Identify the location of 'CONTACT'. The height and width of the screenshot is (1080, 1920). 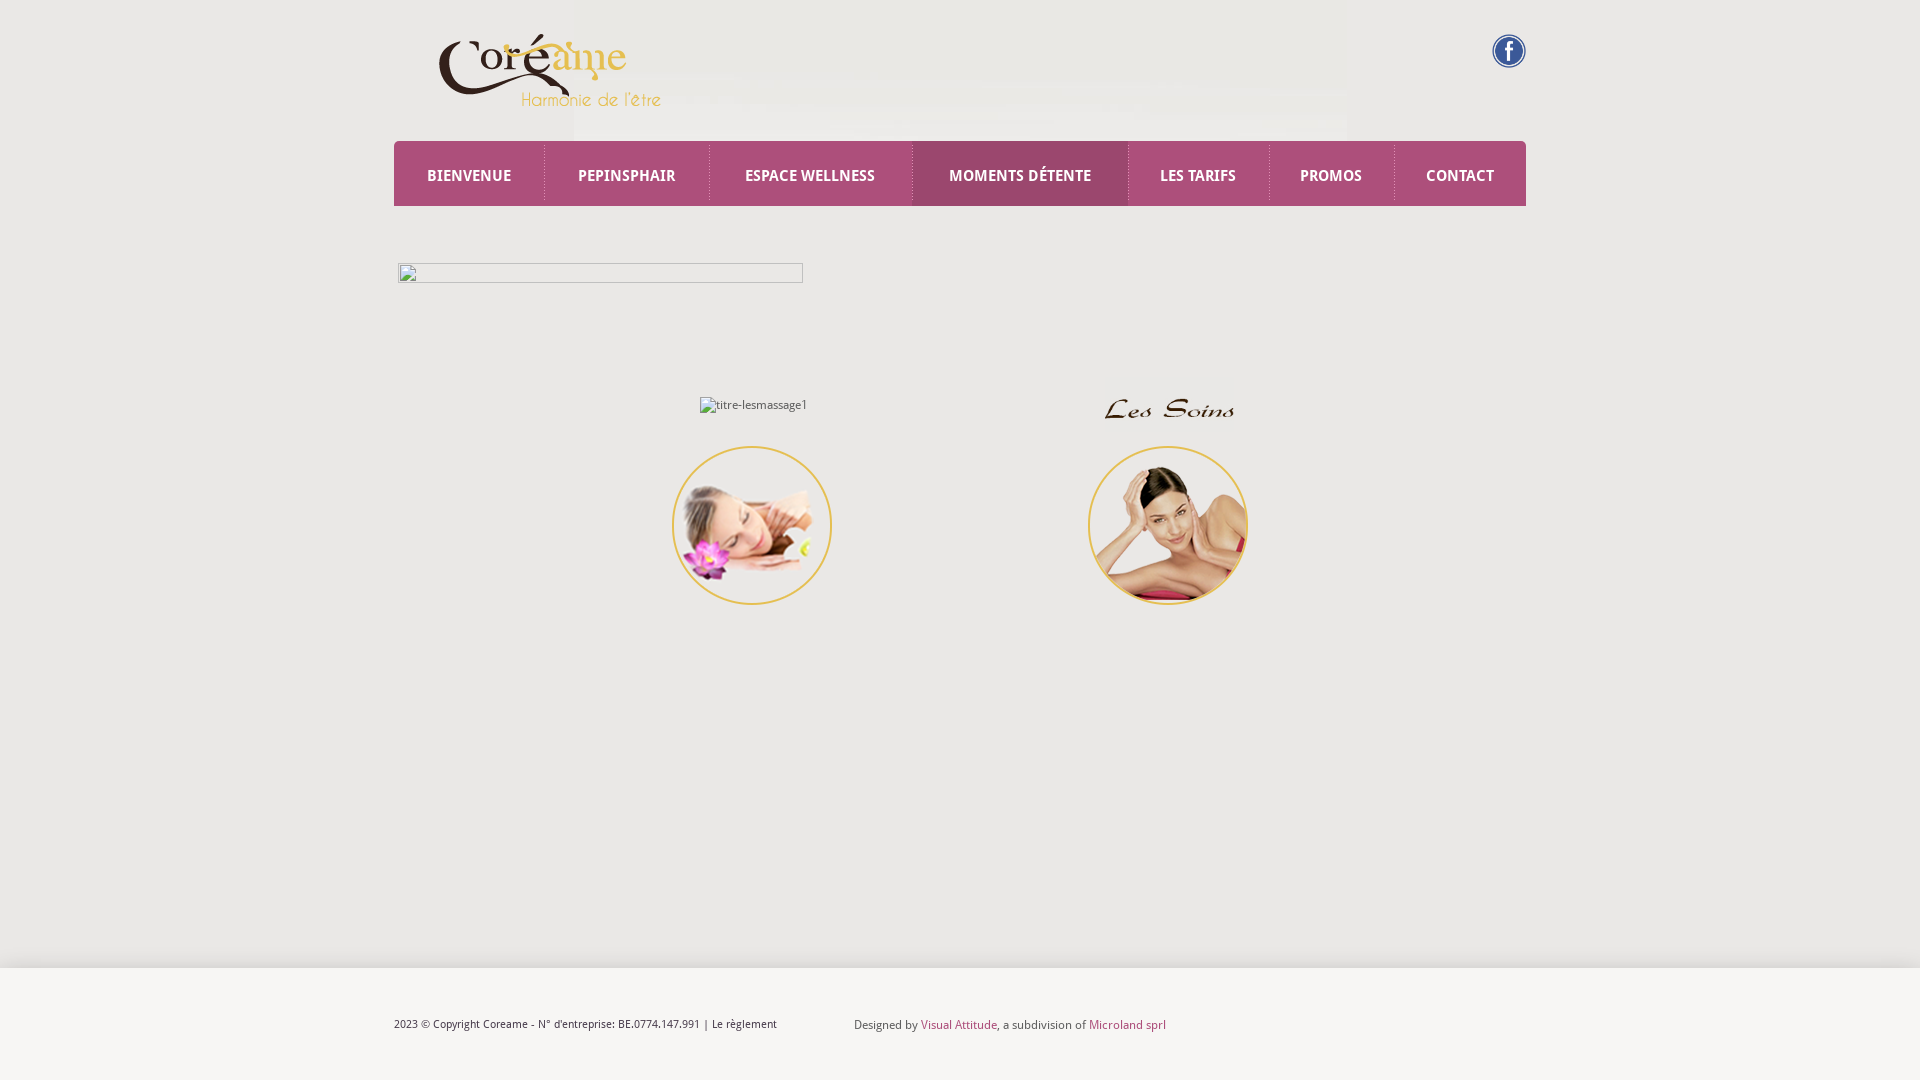
(1459, 172).